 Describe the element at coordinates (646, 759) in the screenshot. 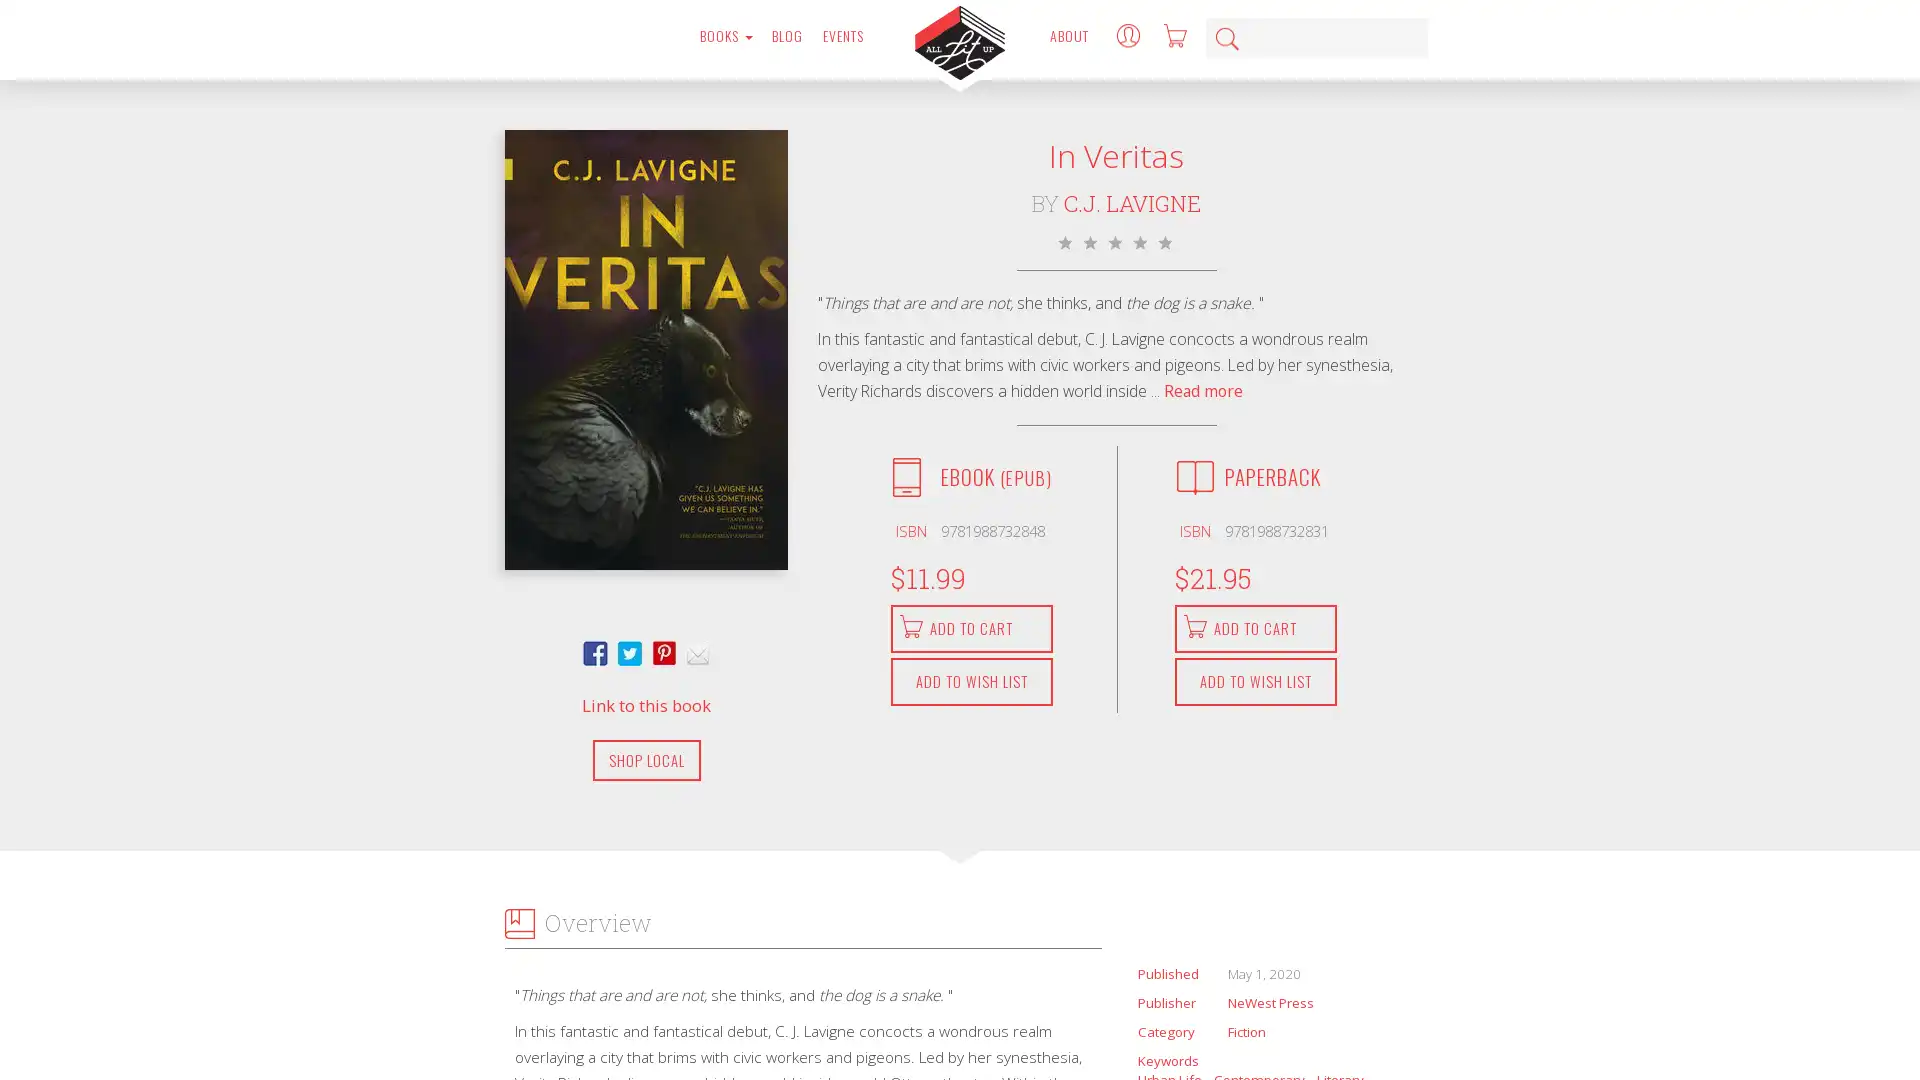

I see `SHOP LOCAL` at that location.